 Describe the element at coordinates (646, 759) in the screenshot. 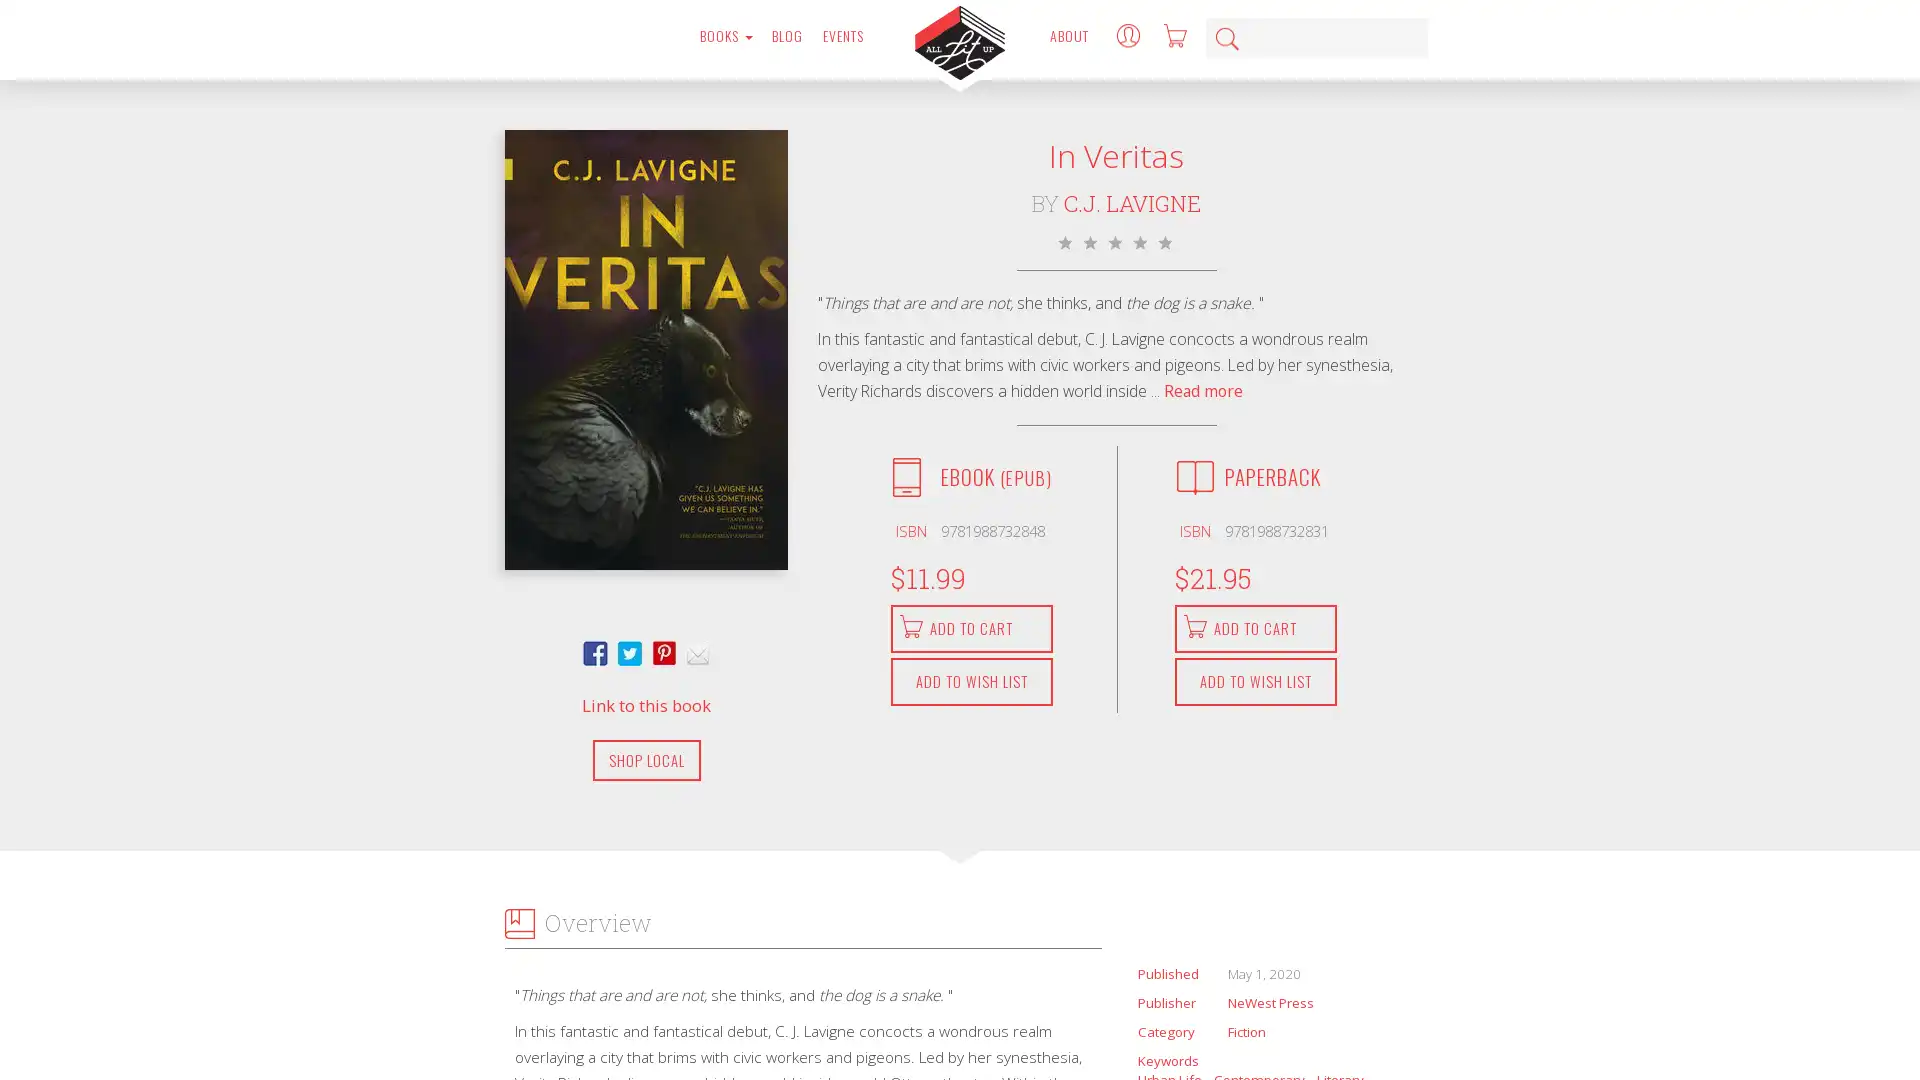

I see `SHOP LOCAL` at that location.